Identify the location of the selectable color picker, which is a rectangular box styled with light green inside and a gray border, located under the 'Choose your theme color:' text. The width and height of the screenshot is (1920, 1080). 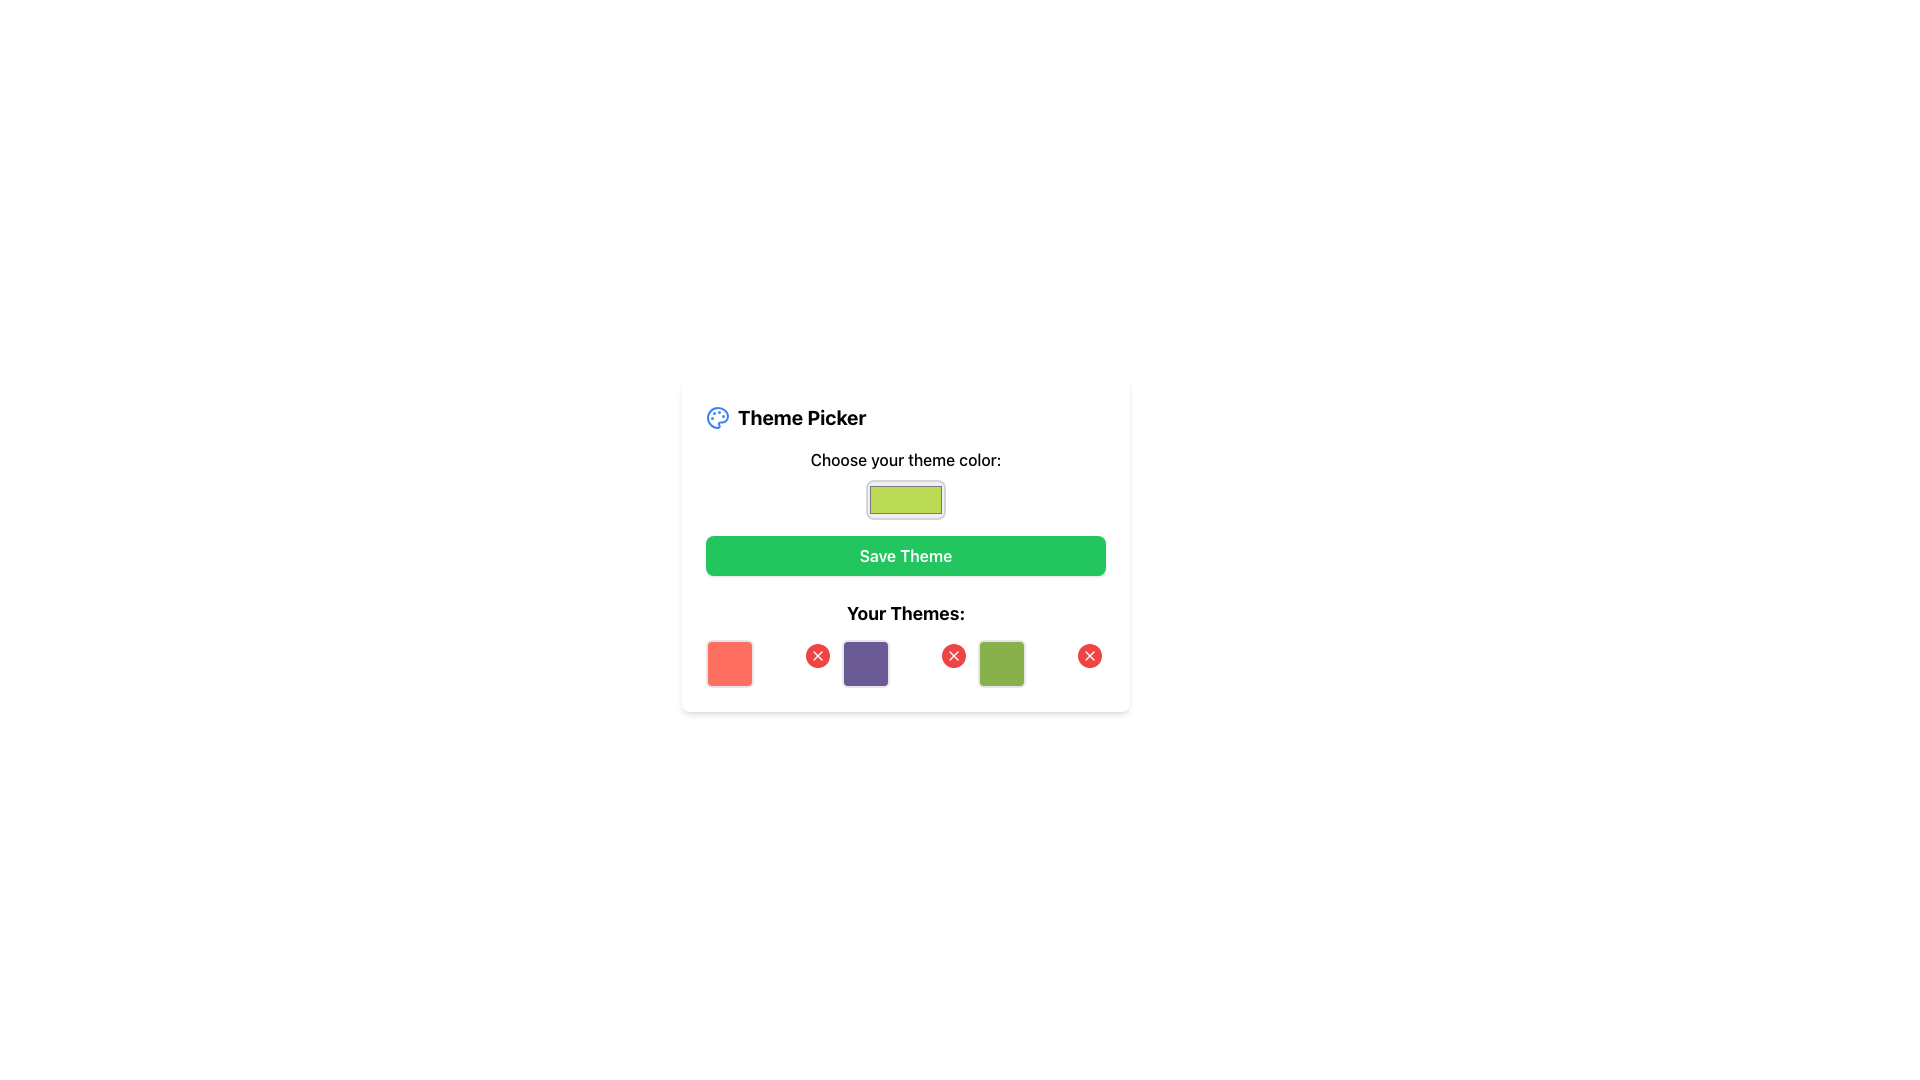
(905, 483).